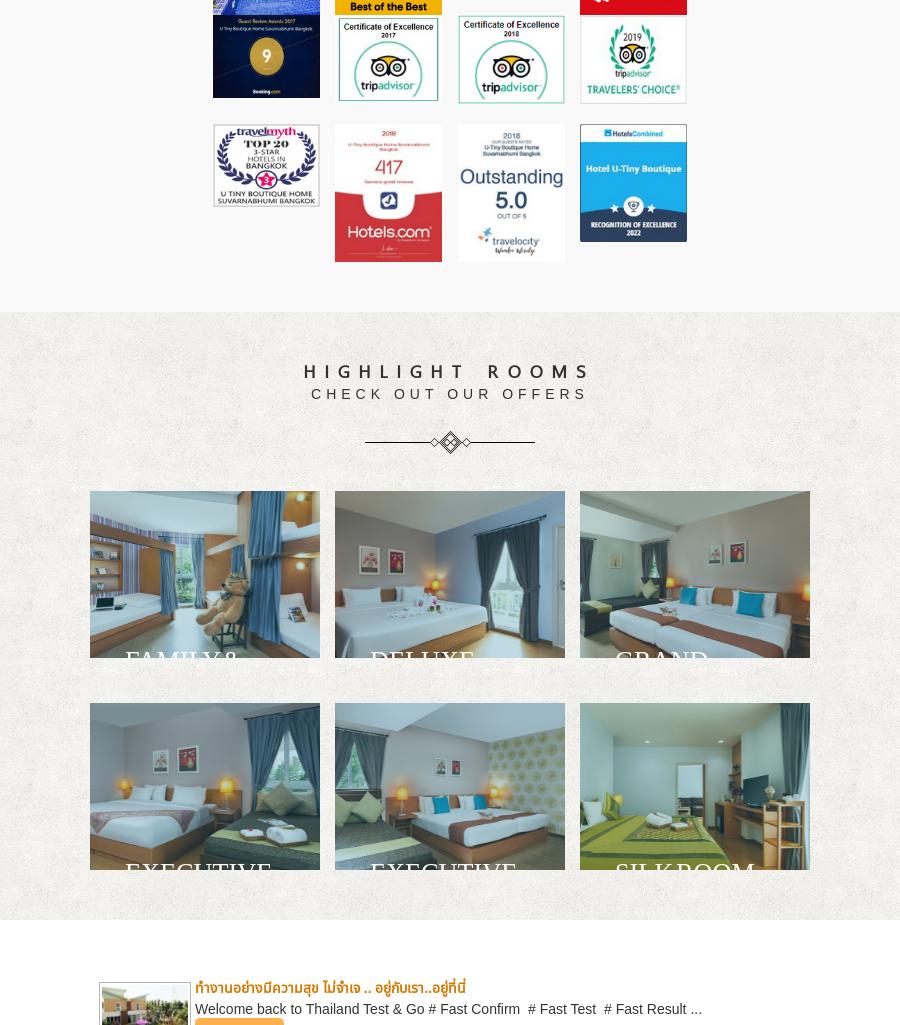  Describe the element at coordinates (198, 763) in the screenshot. I see `'Quad Day Room for relax, refresh, connect and sleep in your own personal space.'` at that location.